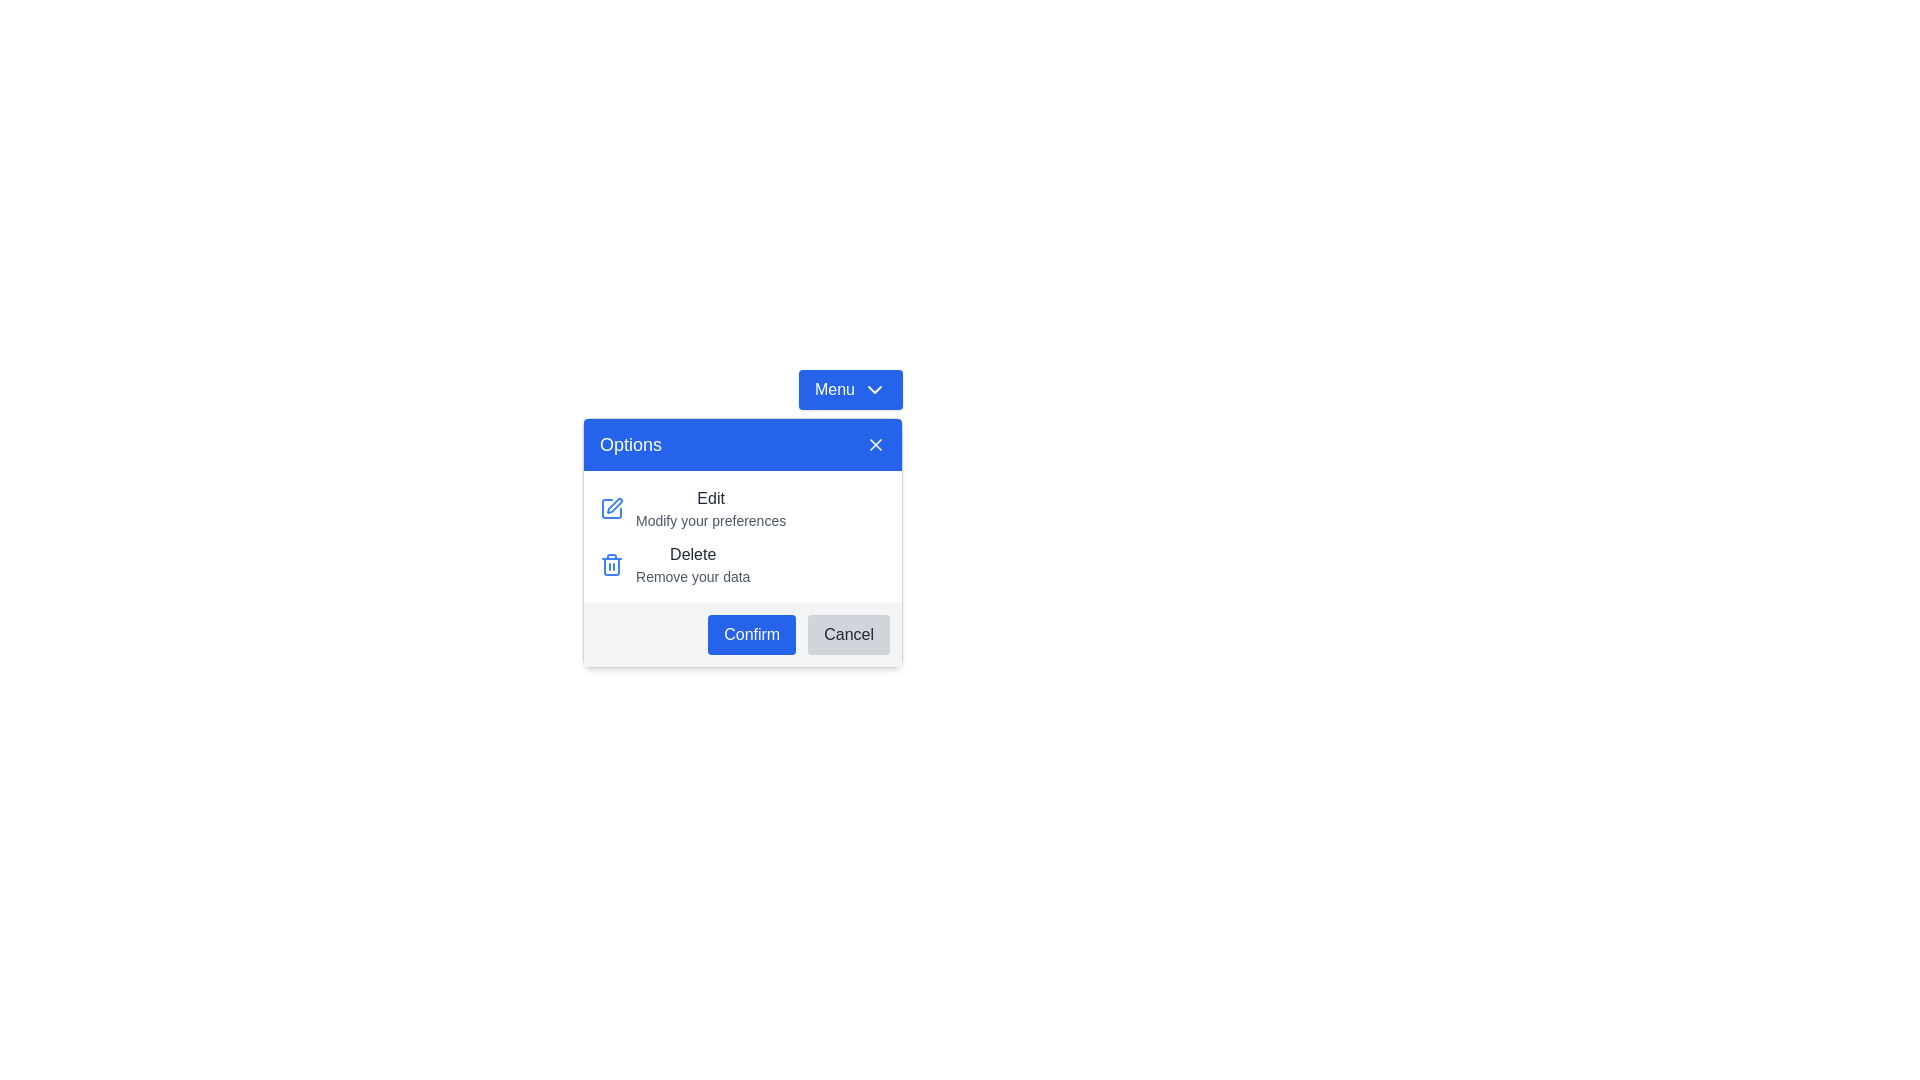 Image resolution: width=1920 pixels, height=1080 pixels. What do you see at coordinates (711, 519) in the screenshot?
I see `the static text that provides additional context or instructions about editing preferences, located underneath the 'Edit' label in the 'Options' dialog box` at bounding box center [711, 519].